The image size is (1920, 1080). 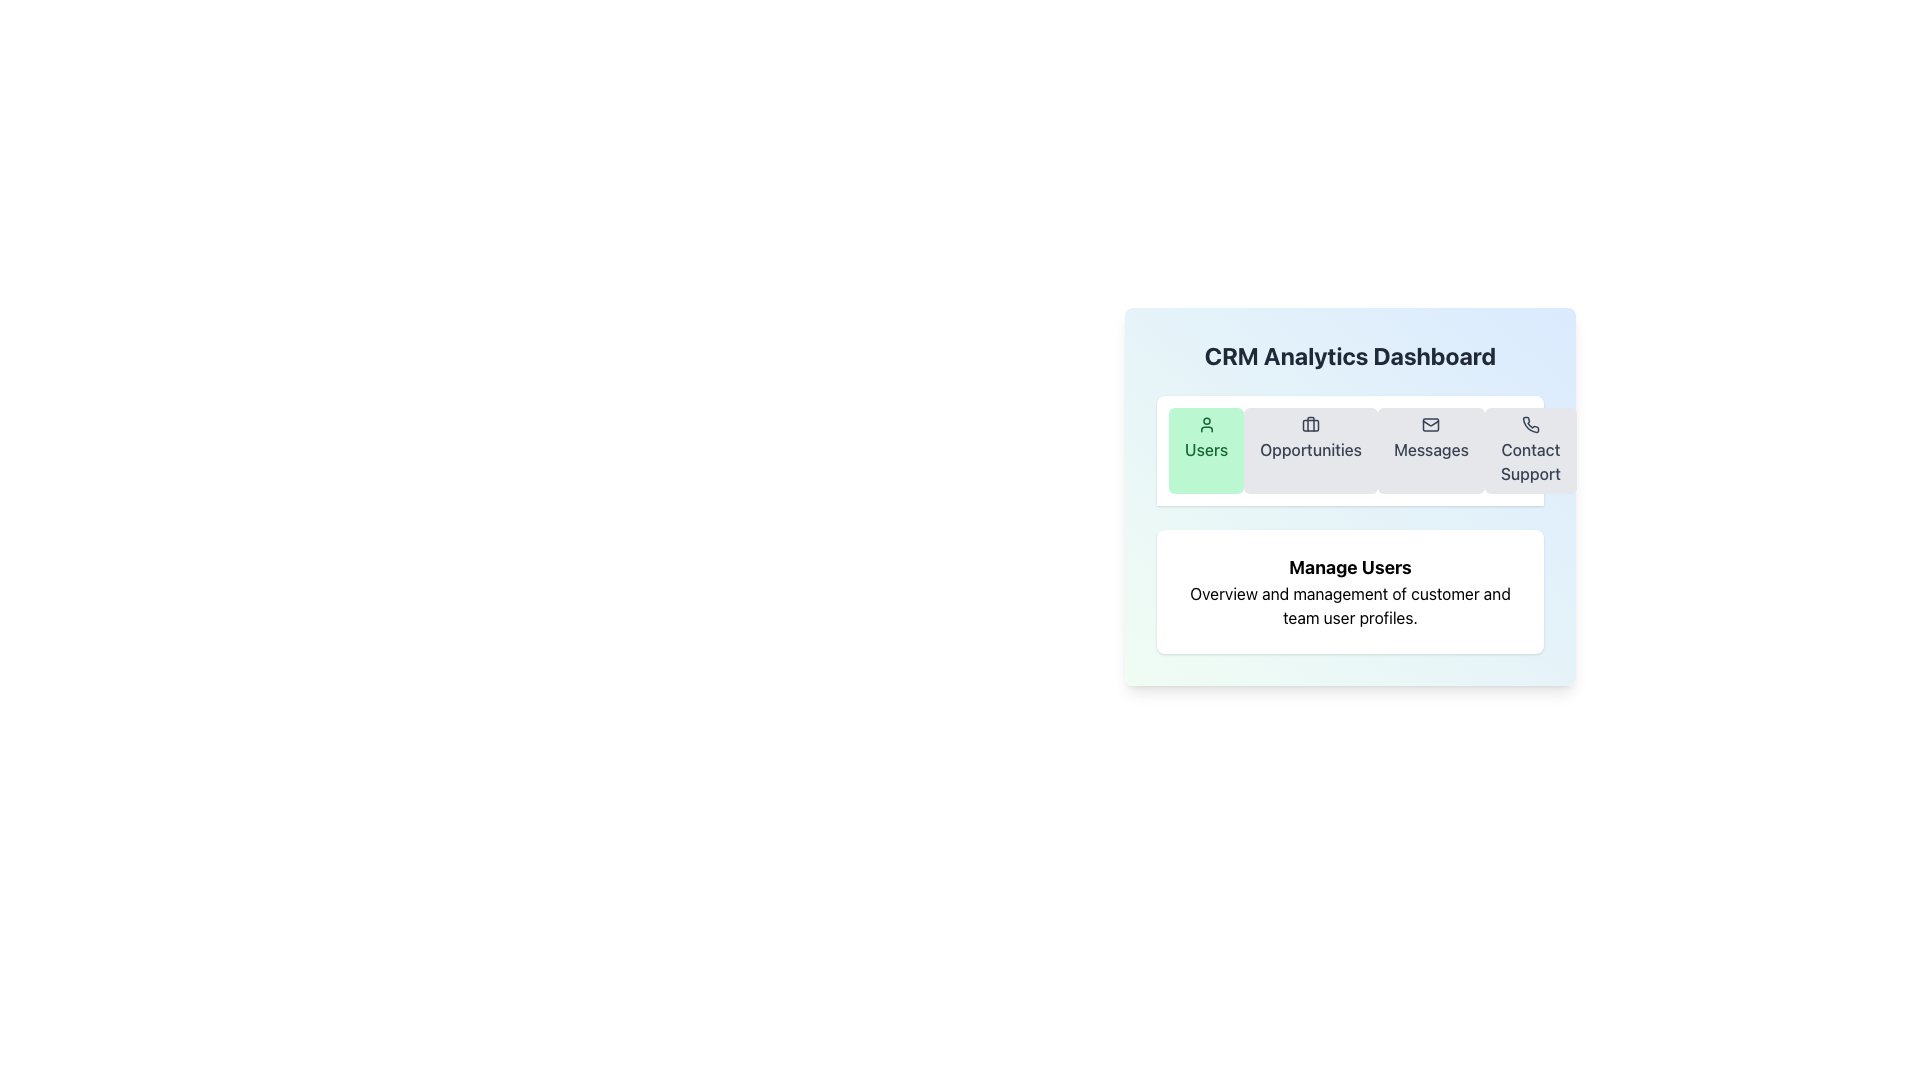 I want to click on the contact support icon located at the top of the 'Contact Support' box in the CRM Analytics Dashboard, which is centrally positioned above its label, so click(x=1529, y=423).